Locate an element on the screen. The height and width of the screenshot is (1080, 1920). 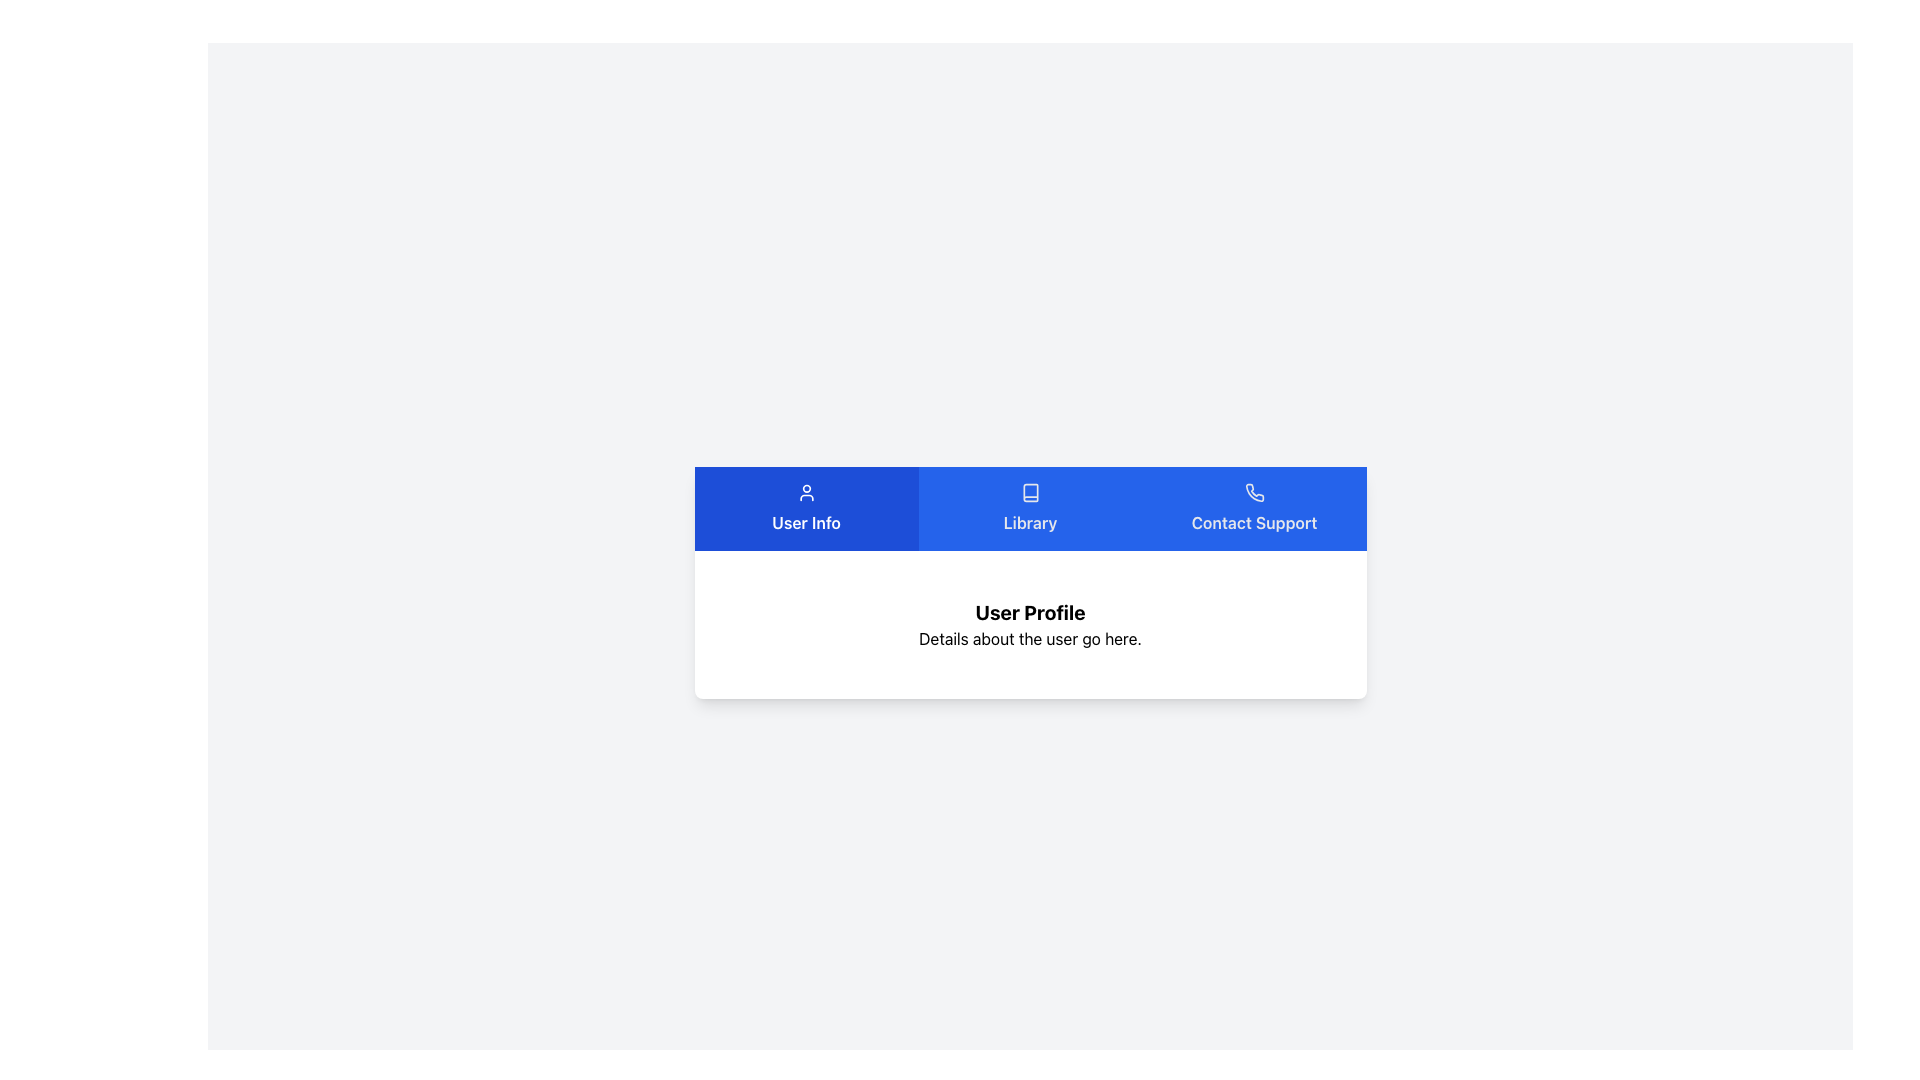
properties of the phone icon located in the 'Contact Support' tab of the blue header navigation menu is located at coordinates (1253, 493).